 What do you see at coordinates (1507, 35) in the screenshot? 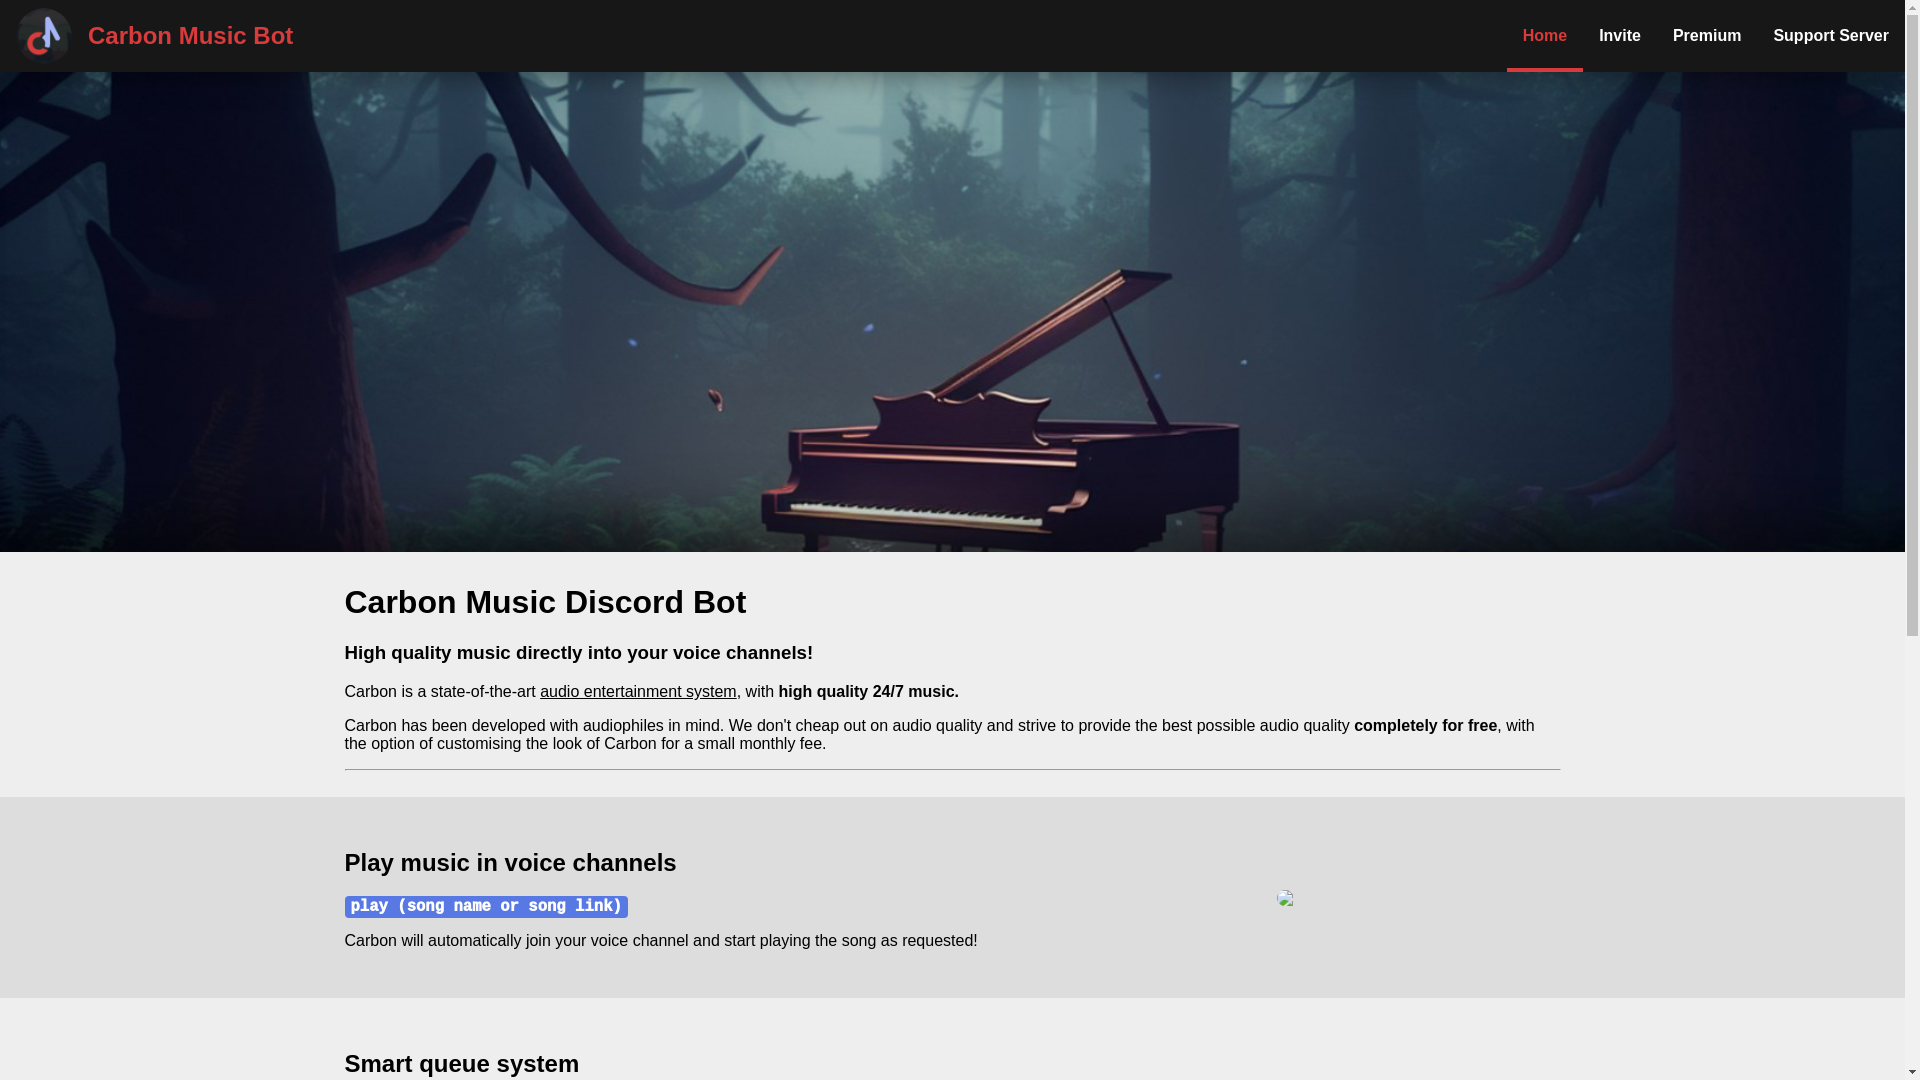
I see `'Home'` at bounding box center [1507, 35].